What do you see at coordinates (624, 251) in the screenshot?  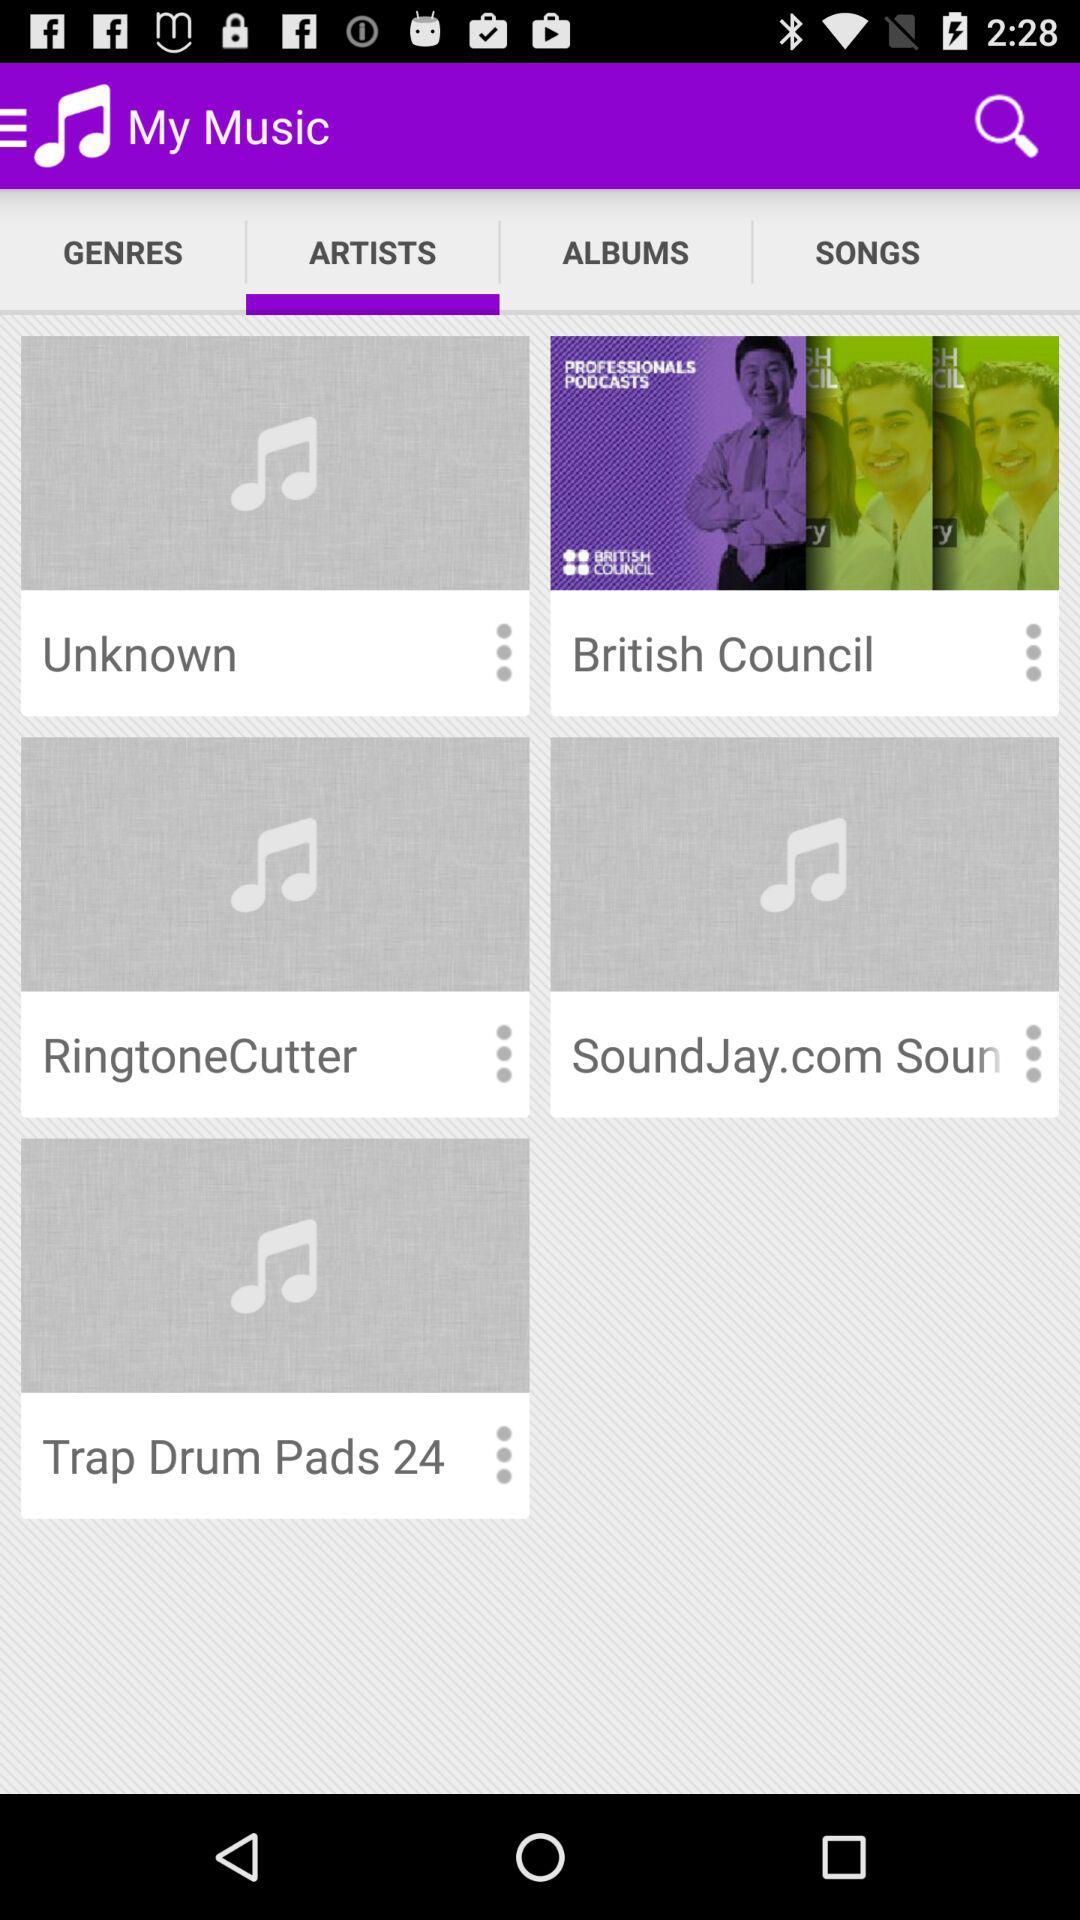 I see `the app next to artists icon` at bounding box center [624, 251].